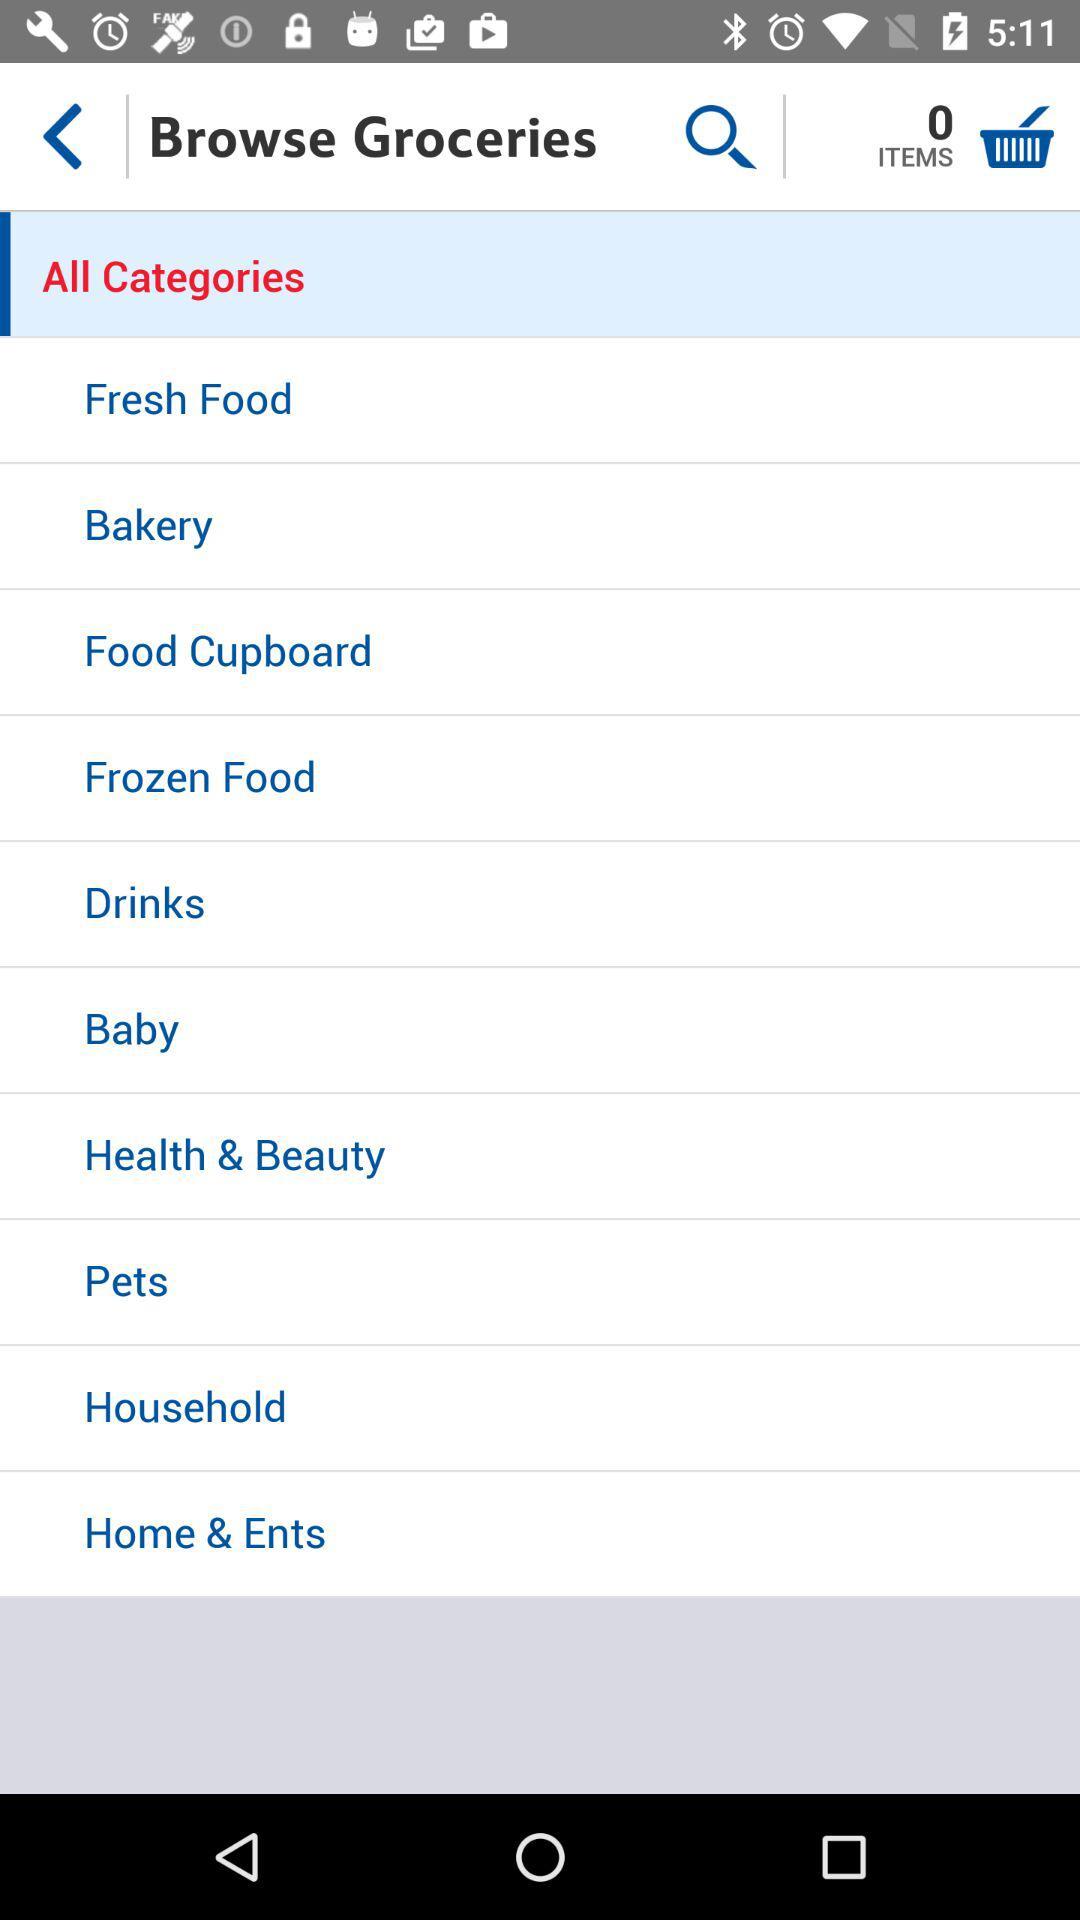 Image resolution: width=1080 pixels, height=1920 pixels. I want to click on home & ents icon, so click(540, 1534).